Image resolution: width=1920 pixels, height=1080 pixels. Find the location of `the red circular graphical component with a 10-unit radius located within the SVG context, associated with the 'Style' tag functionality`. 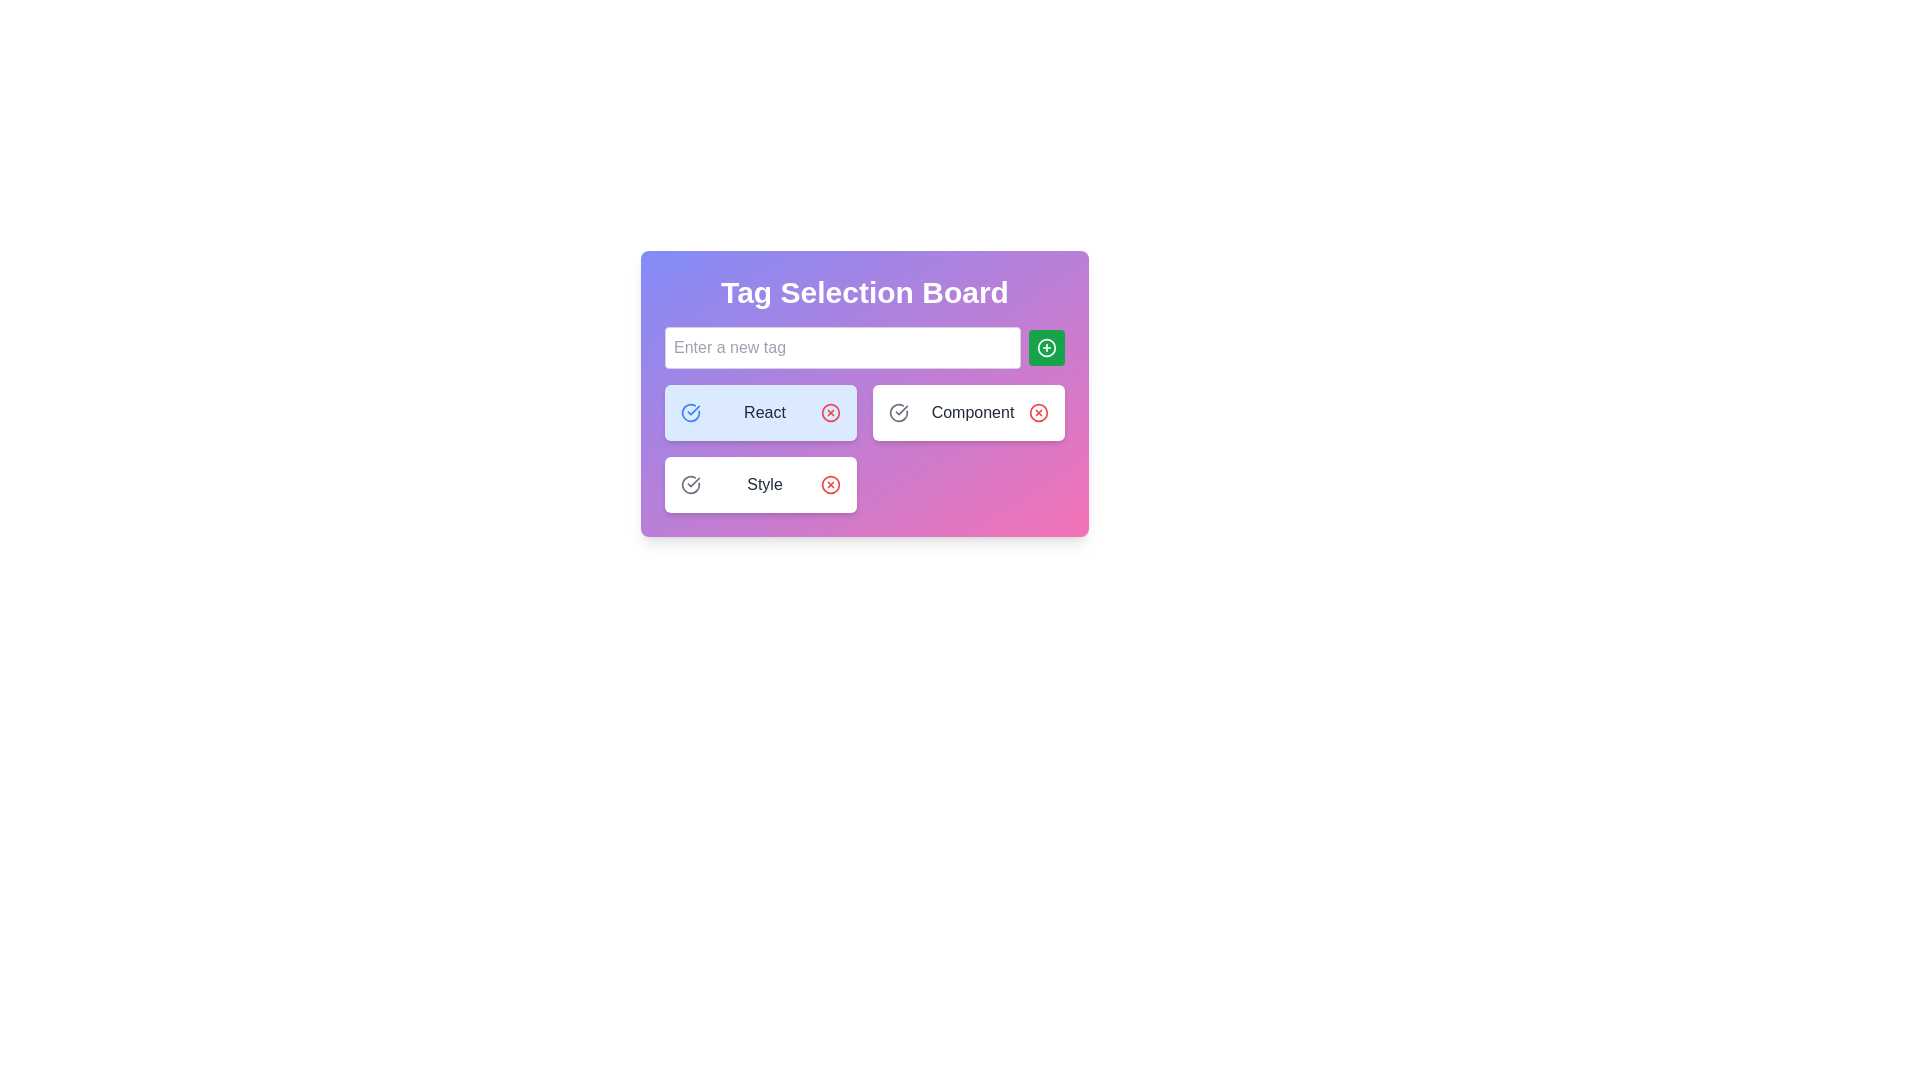

the red circular graphical component with a 10-unit radius located within the SVG context, associated with the 'Style' tag functionality is located at coordinates (830, 485).